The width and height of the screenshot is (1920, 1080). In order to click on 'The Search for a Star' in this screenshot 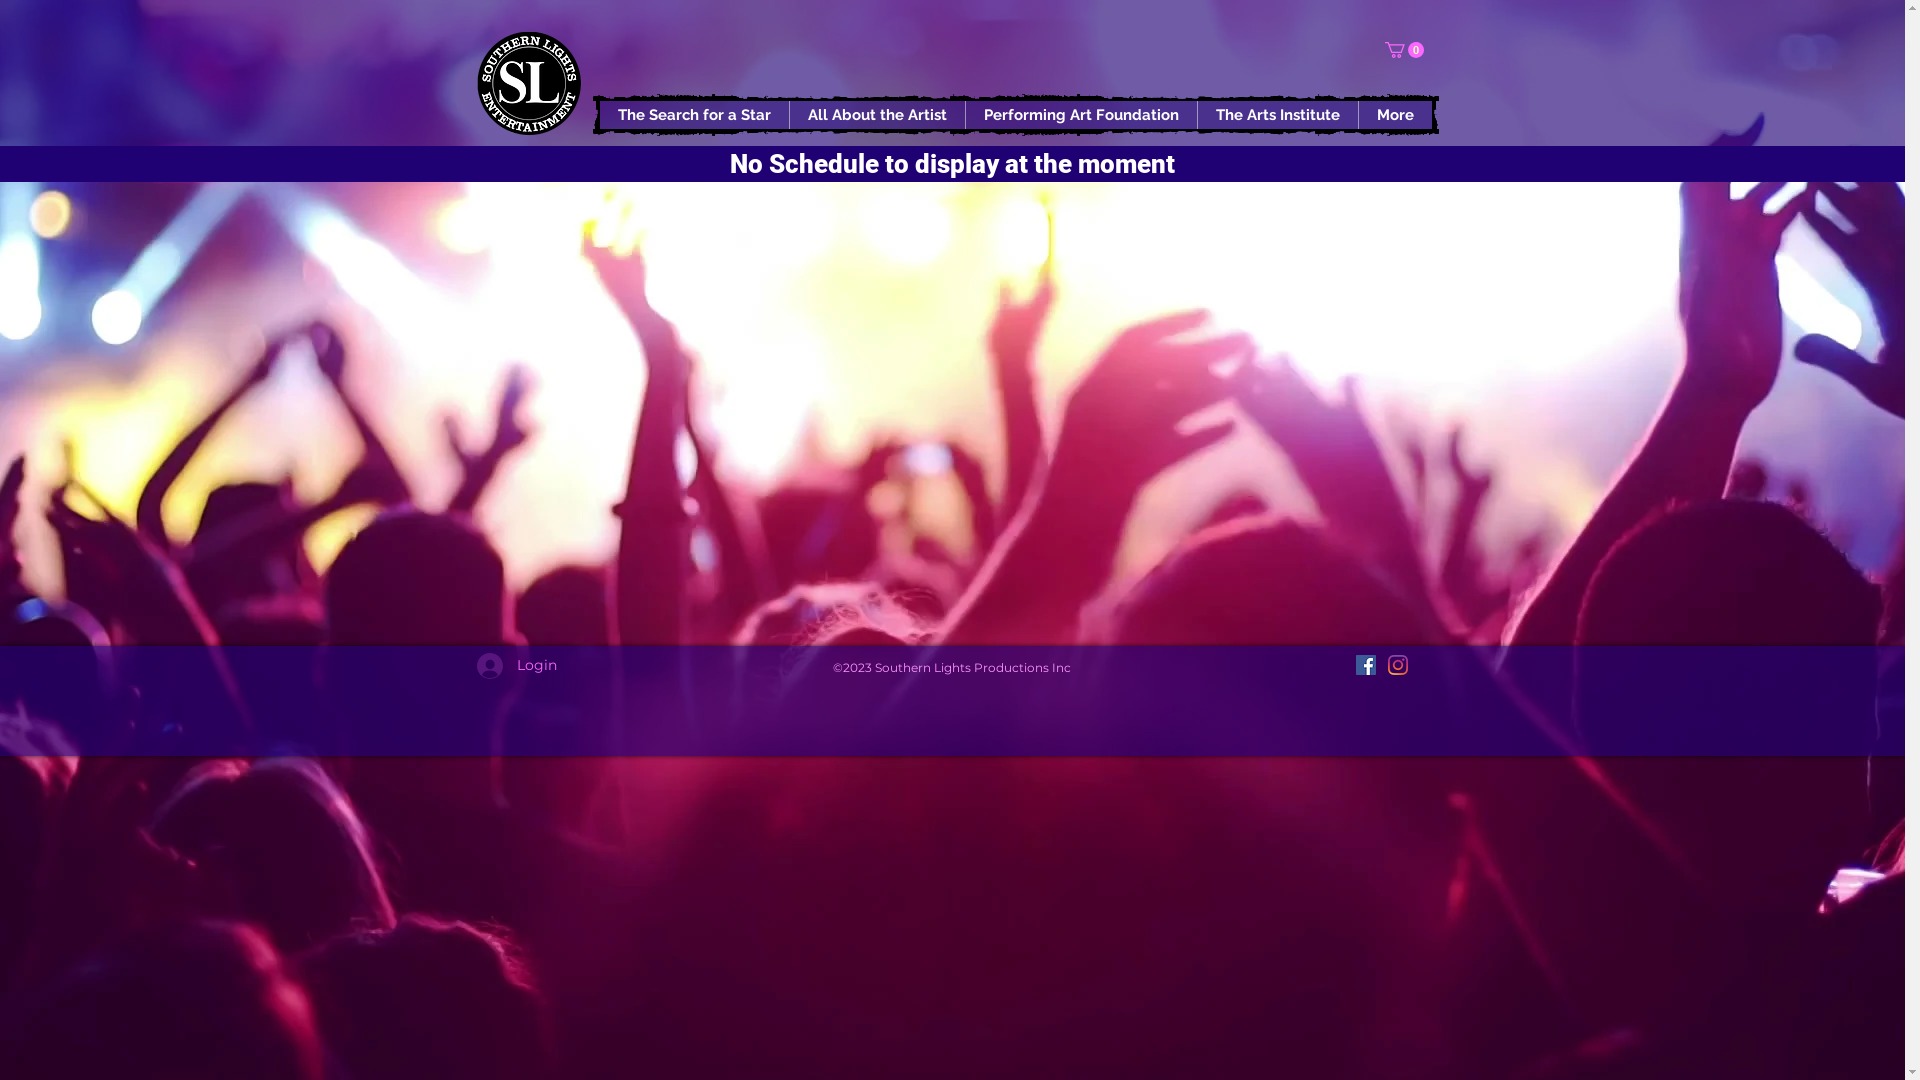, I will do `click(694, 115)`.